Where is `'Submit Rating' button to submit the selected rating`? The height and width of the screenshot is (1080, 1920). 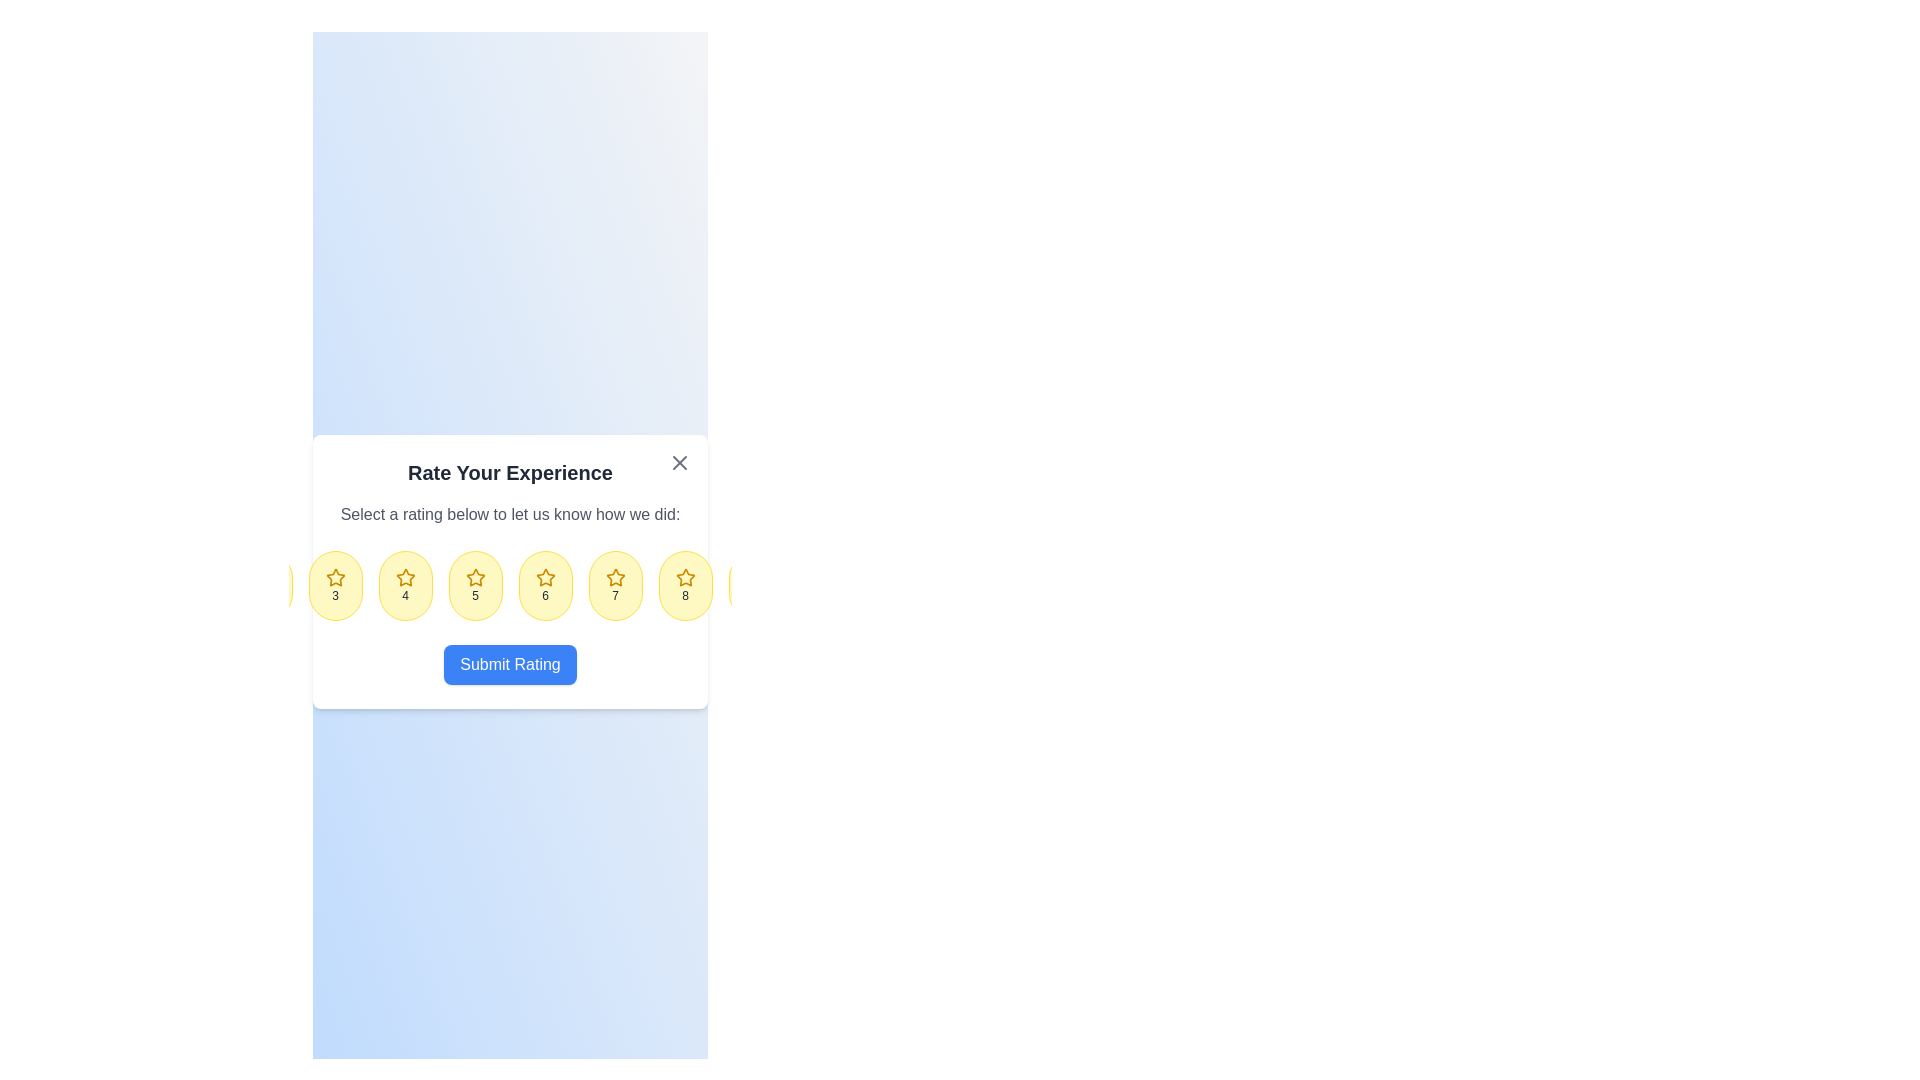 'Submit Rating' button to submit the selected rating is located at coordinates (510, 664).